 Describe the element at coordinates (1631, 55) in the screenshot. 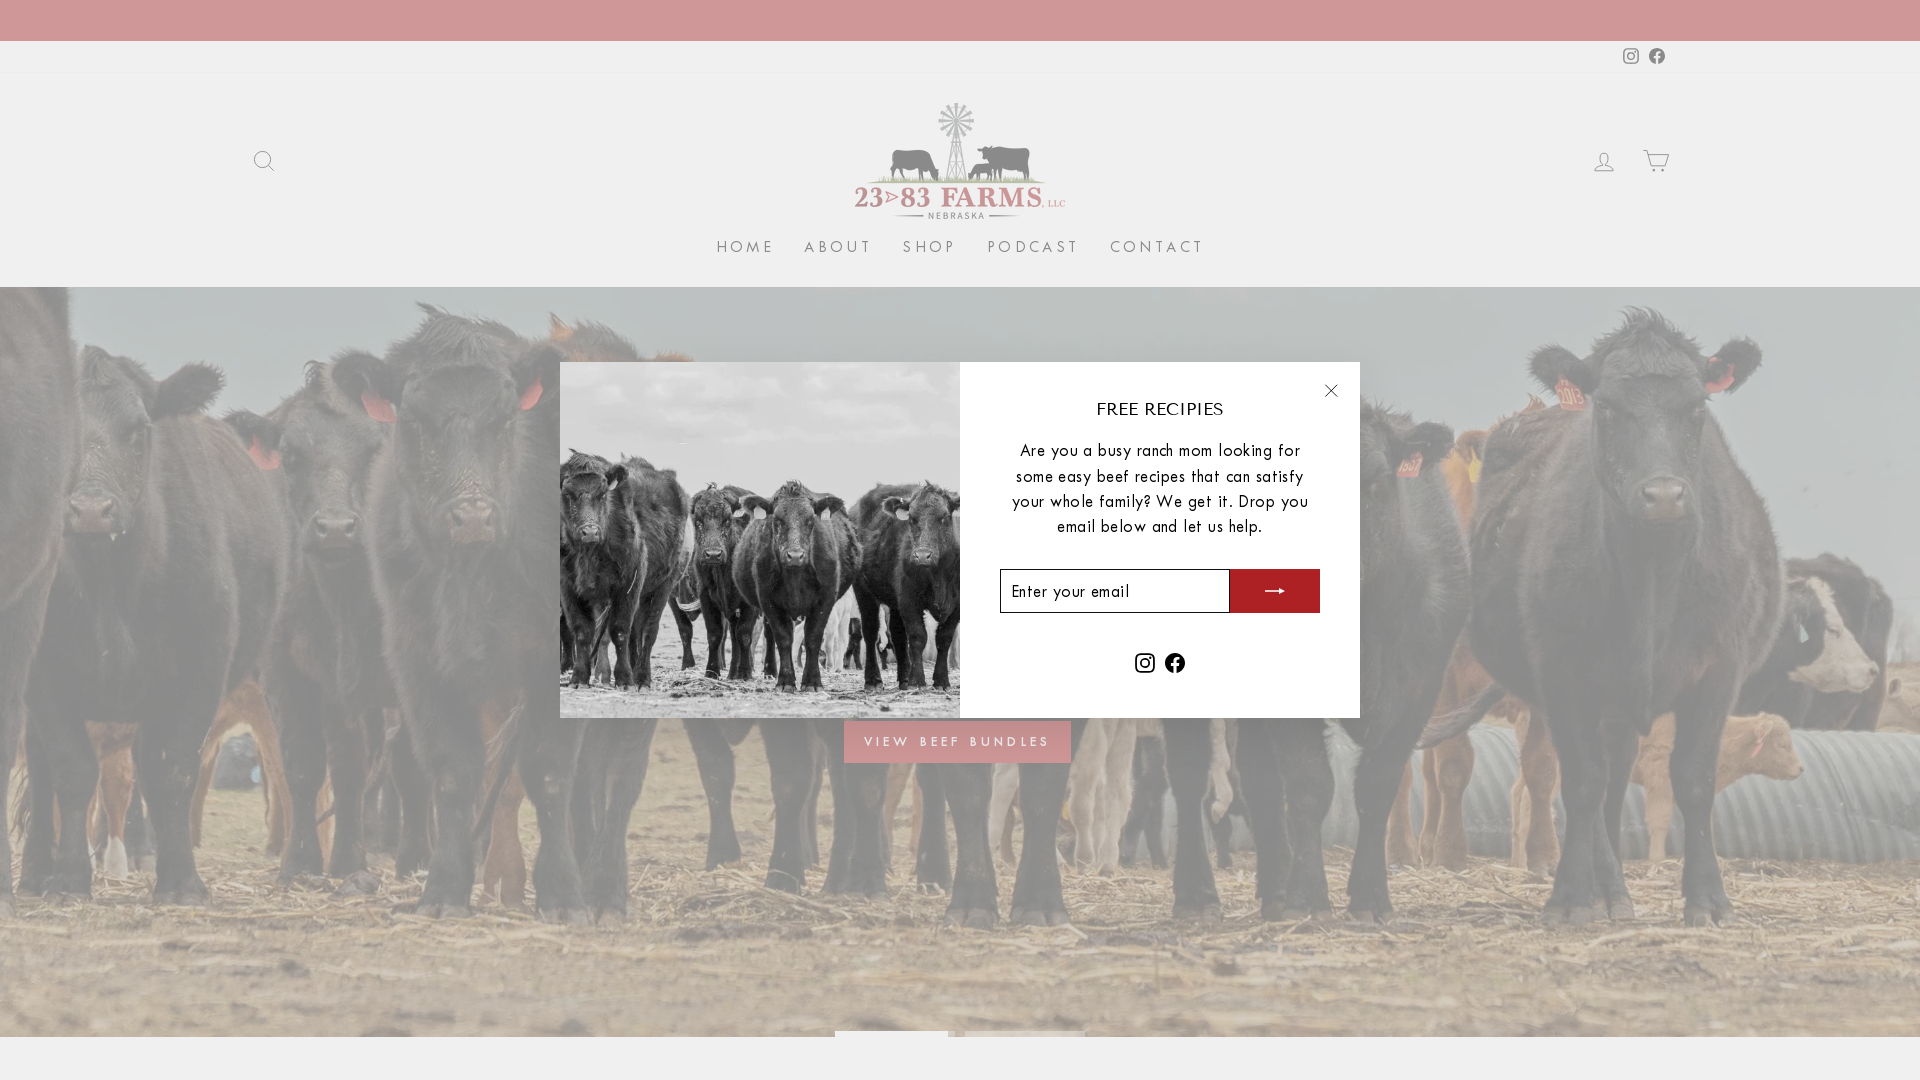

I see `'Instagram'` at that location.